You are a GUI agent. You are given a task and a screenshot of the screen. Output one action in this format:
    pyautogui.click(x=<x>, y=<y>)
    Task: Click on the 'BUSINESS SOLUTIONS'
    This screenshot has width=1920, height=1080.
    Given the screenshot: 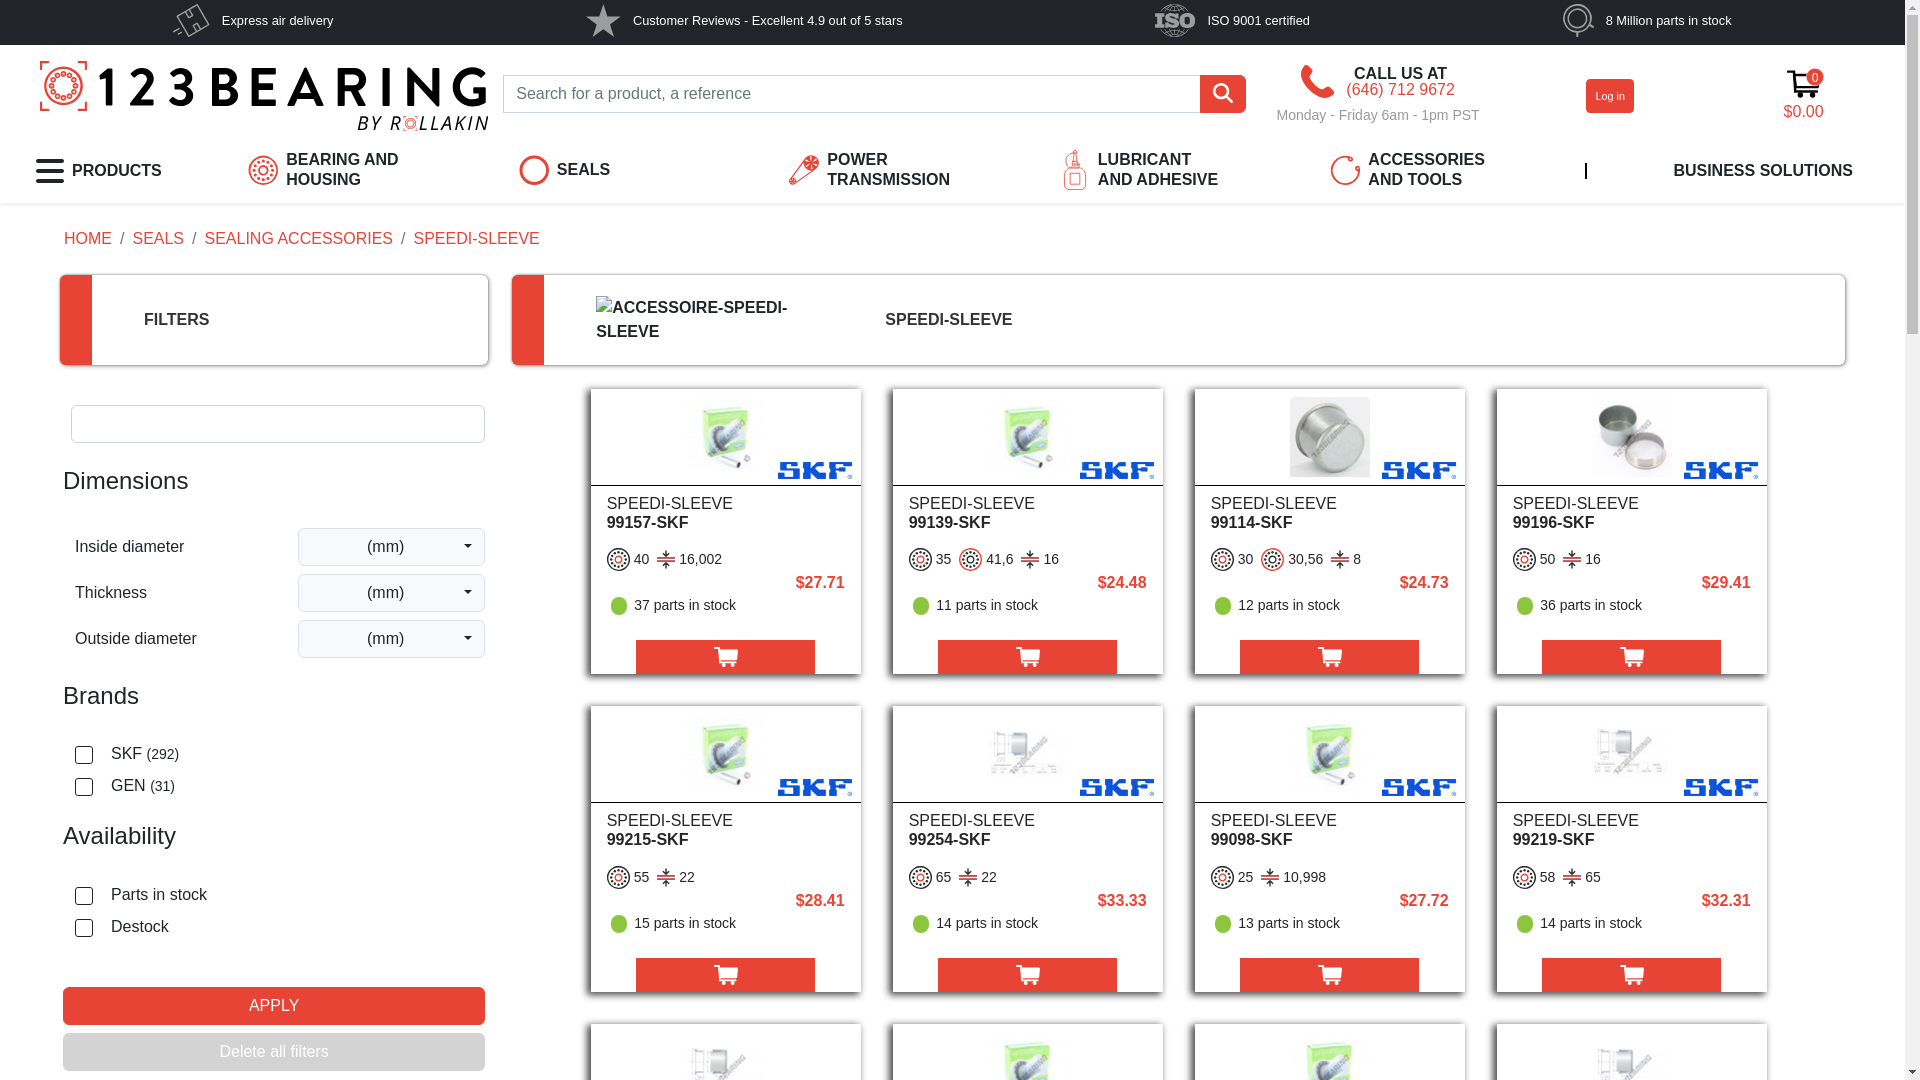 What is the action you would take?
    pyautogui.click(x=1762, y=171)
    